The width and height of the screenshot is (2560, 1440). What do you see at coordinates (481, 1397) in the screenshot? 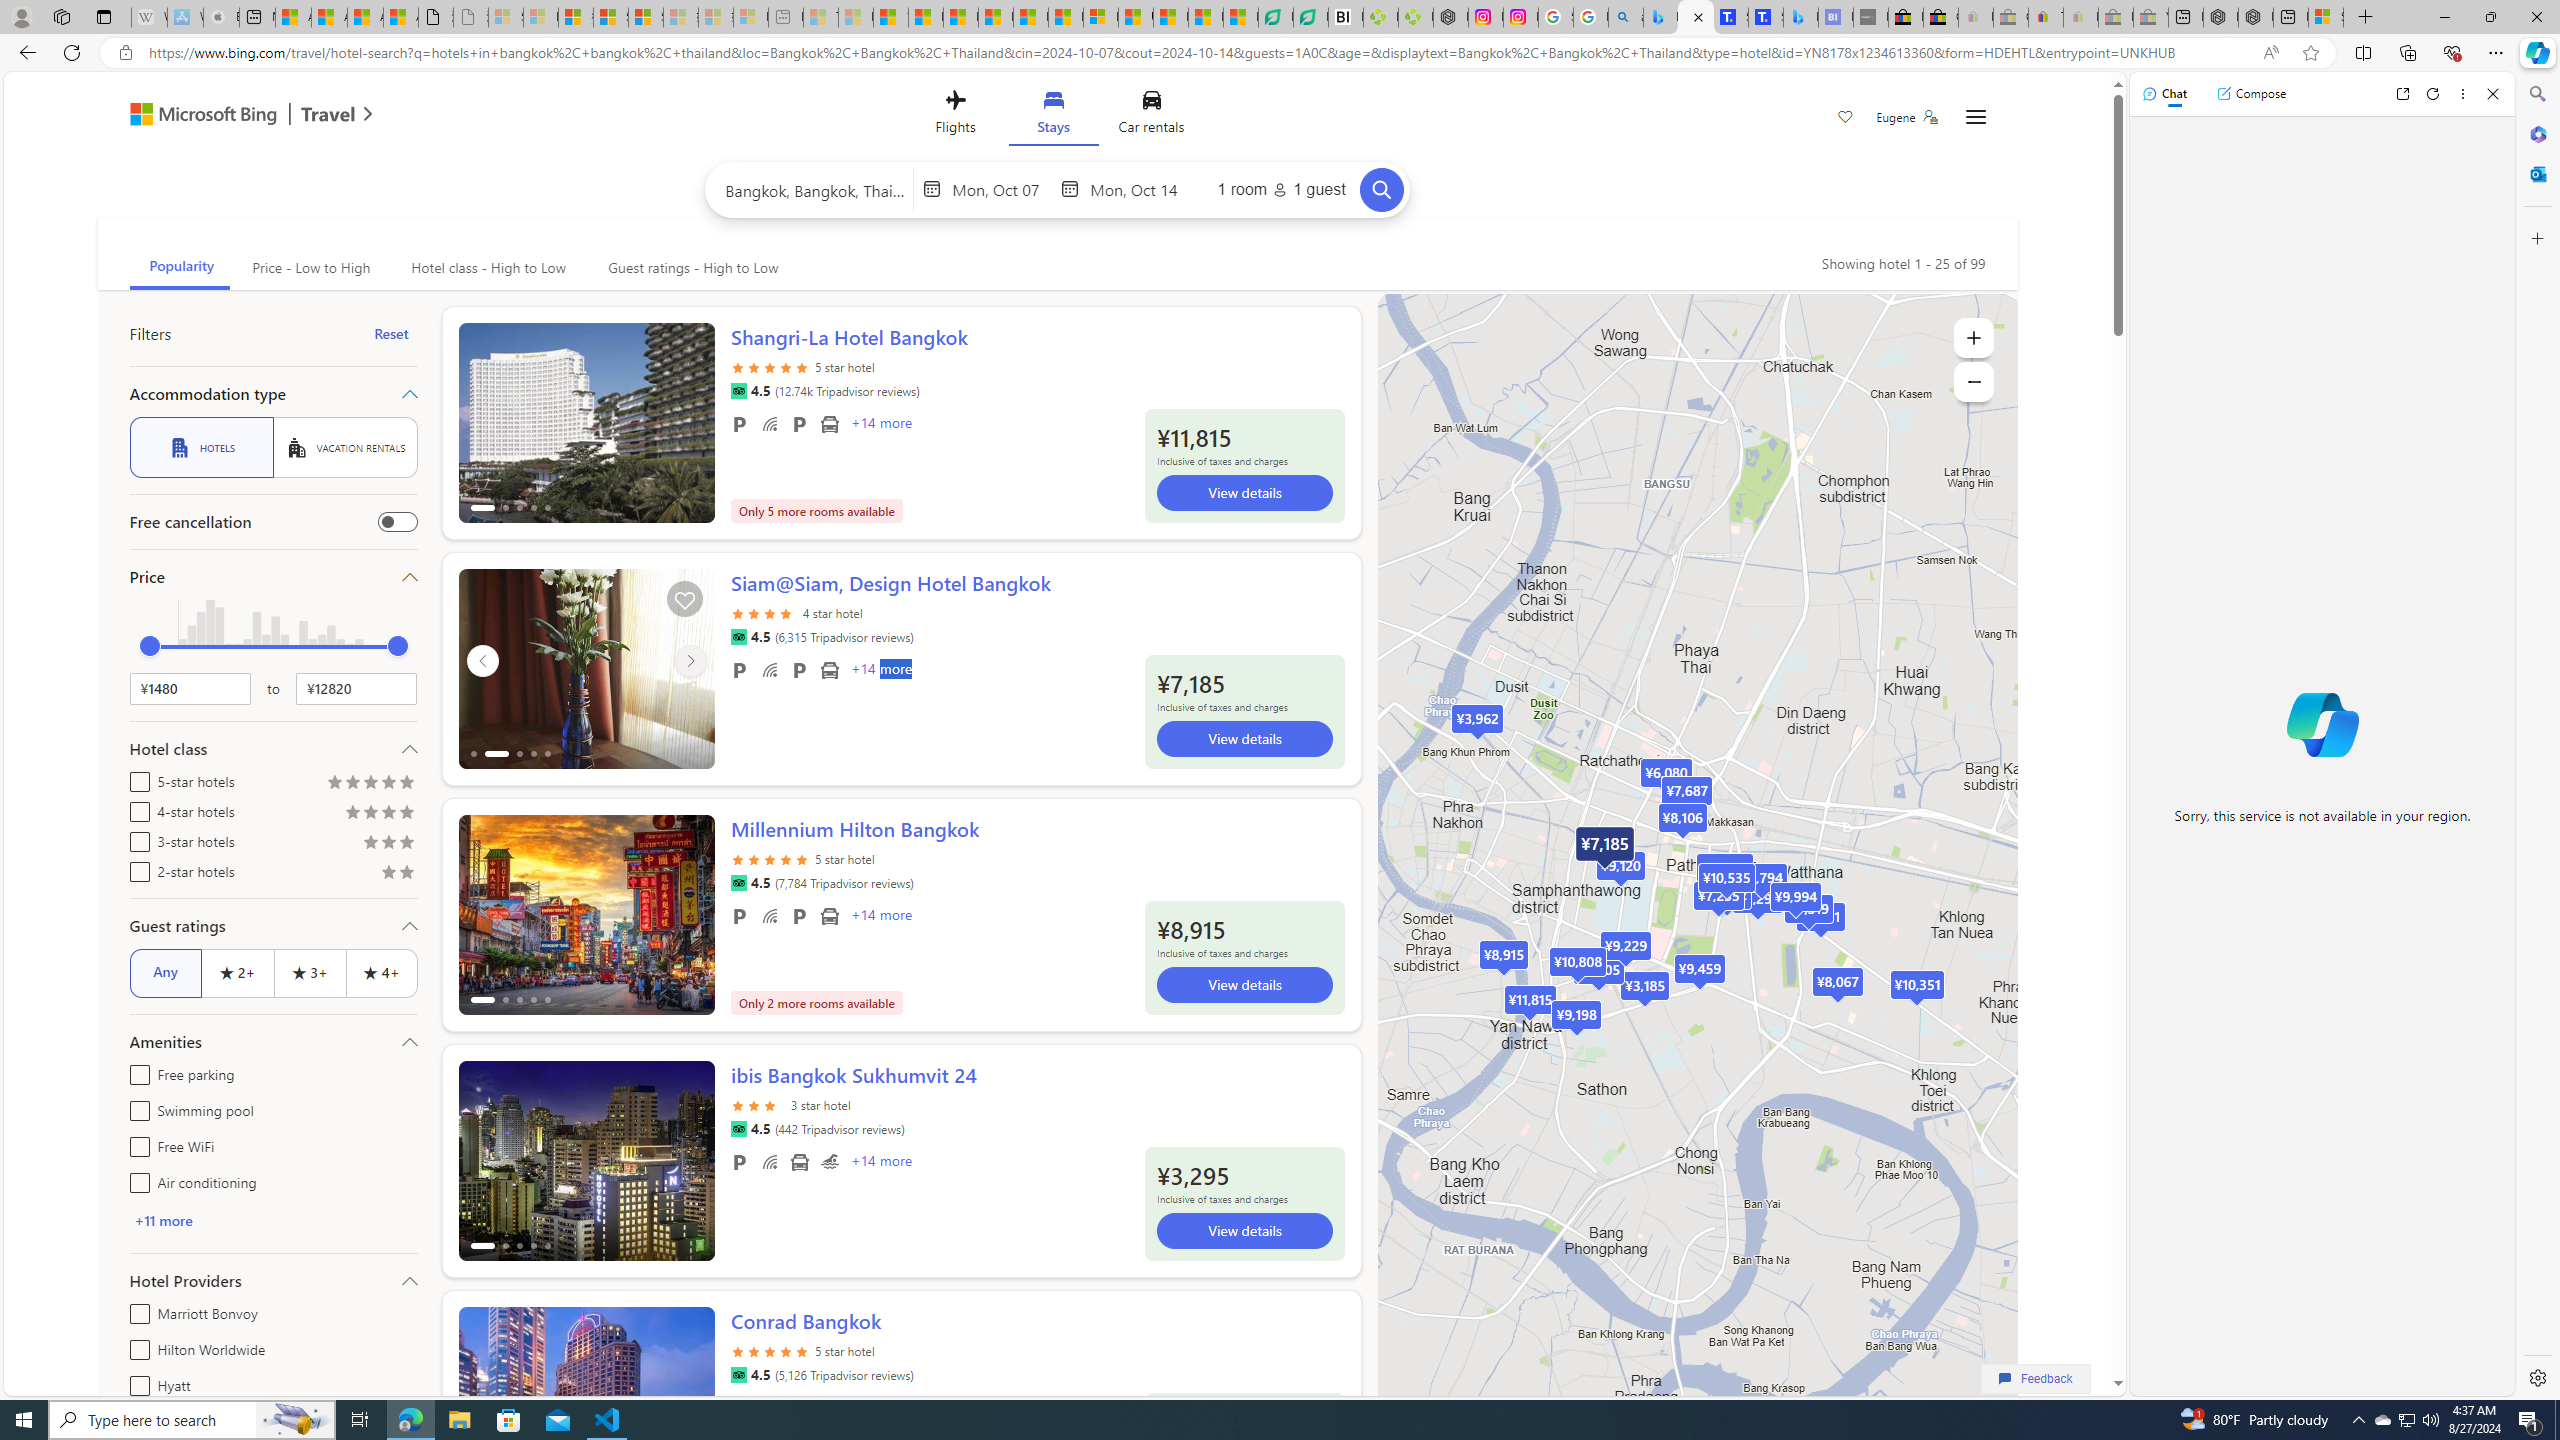
I see `'ScrollLeft'` at bounding box center [481, 1397].